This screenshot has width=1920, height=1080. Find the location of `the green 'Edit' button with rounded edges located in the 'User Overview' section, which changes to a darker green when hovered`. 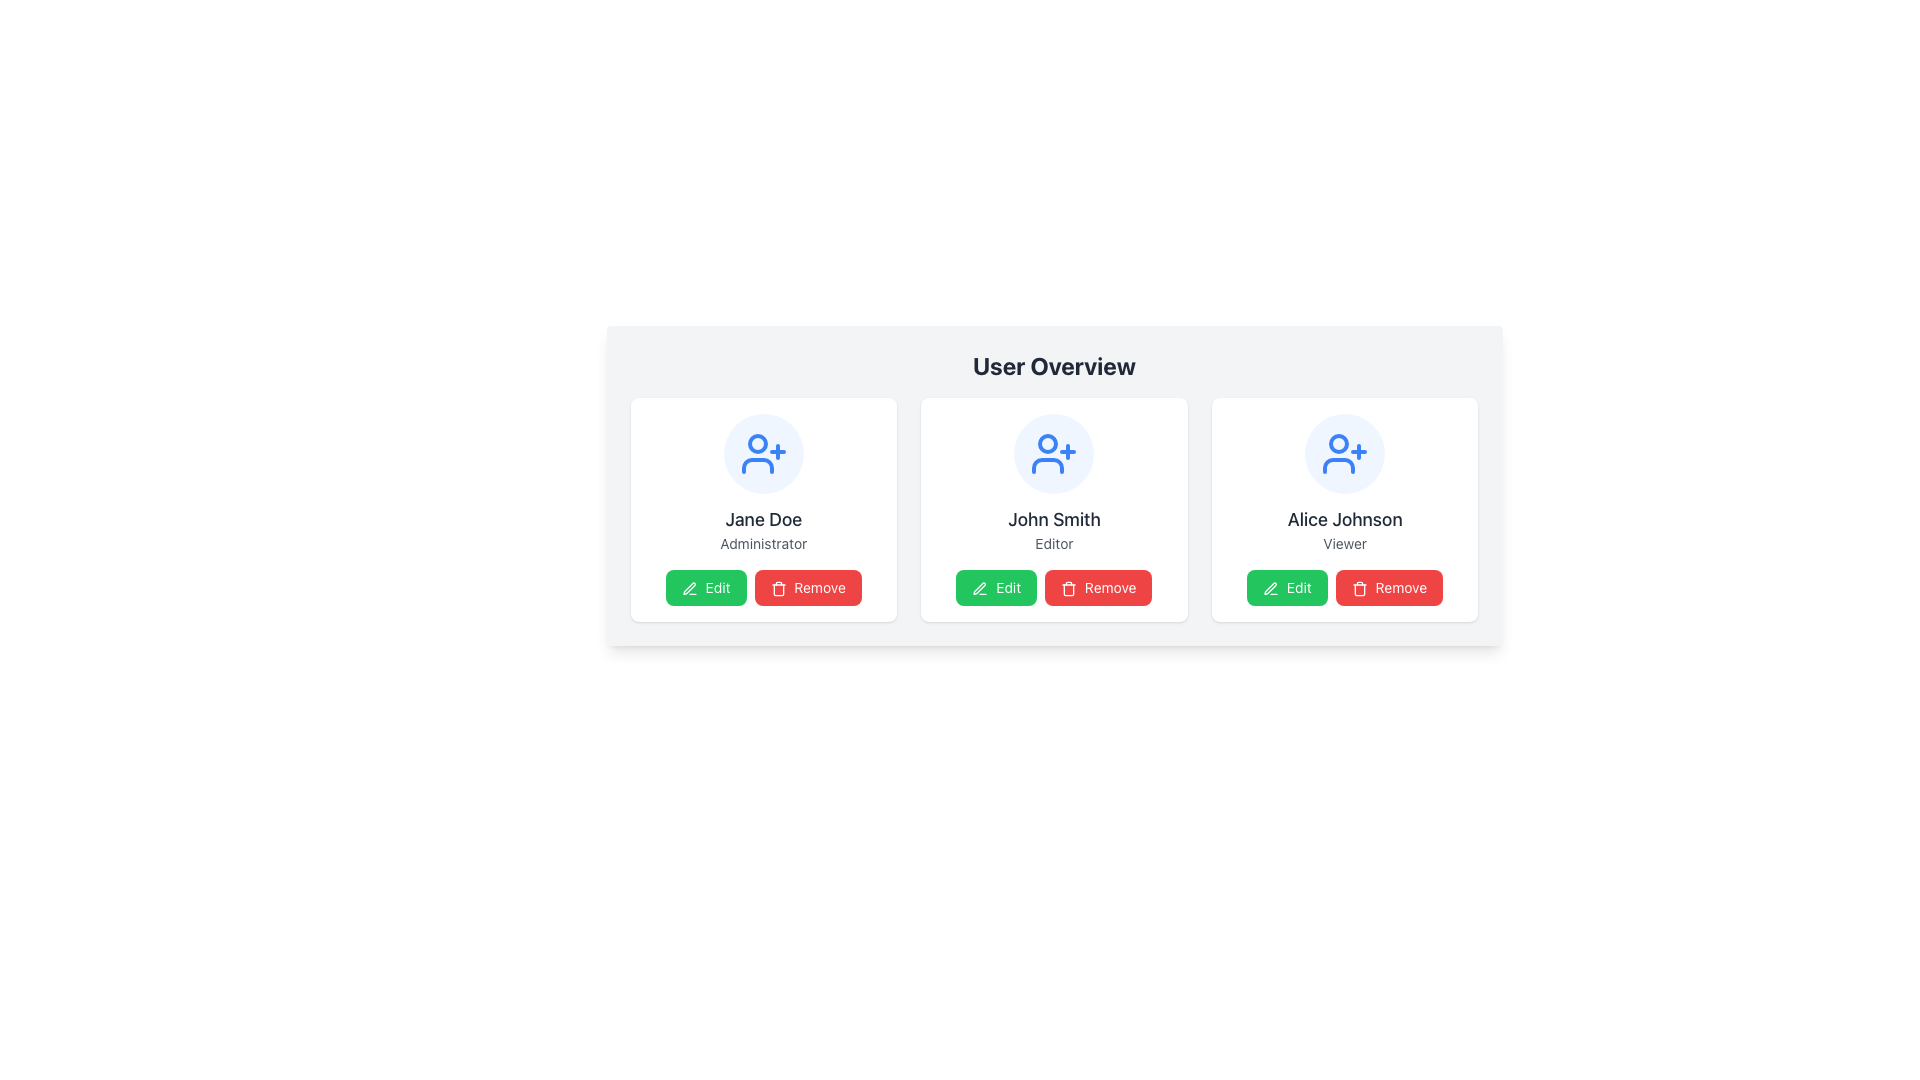

the green 'Edit' button with rounded edges located in the 'User Overview' section, which changes to a darker green when hovered is located at coordinates (706, 586).